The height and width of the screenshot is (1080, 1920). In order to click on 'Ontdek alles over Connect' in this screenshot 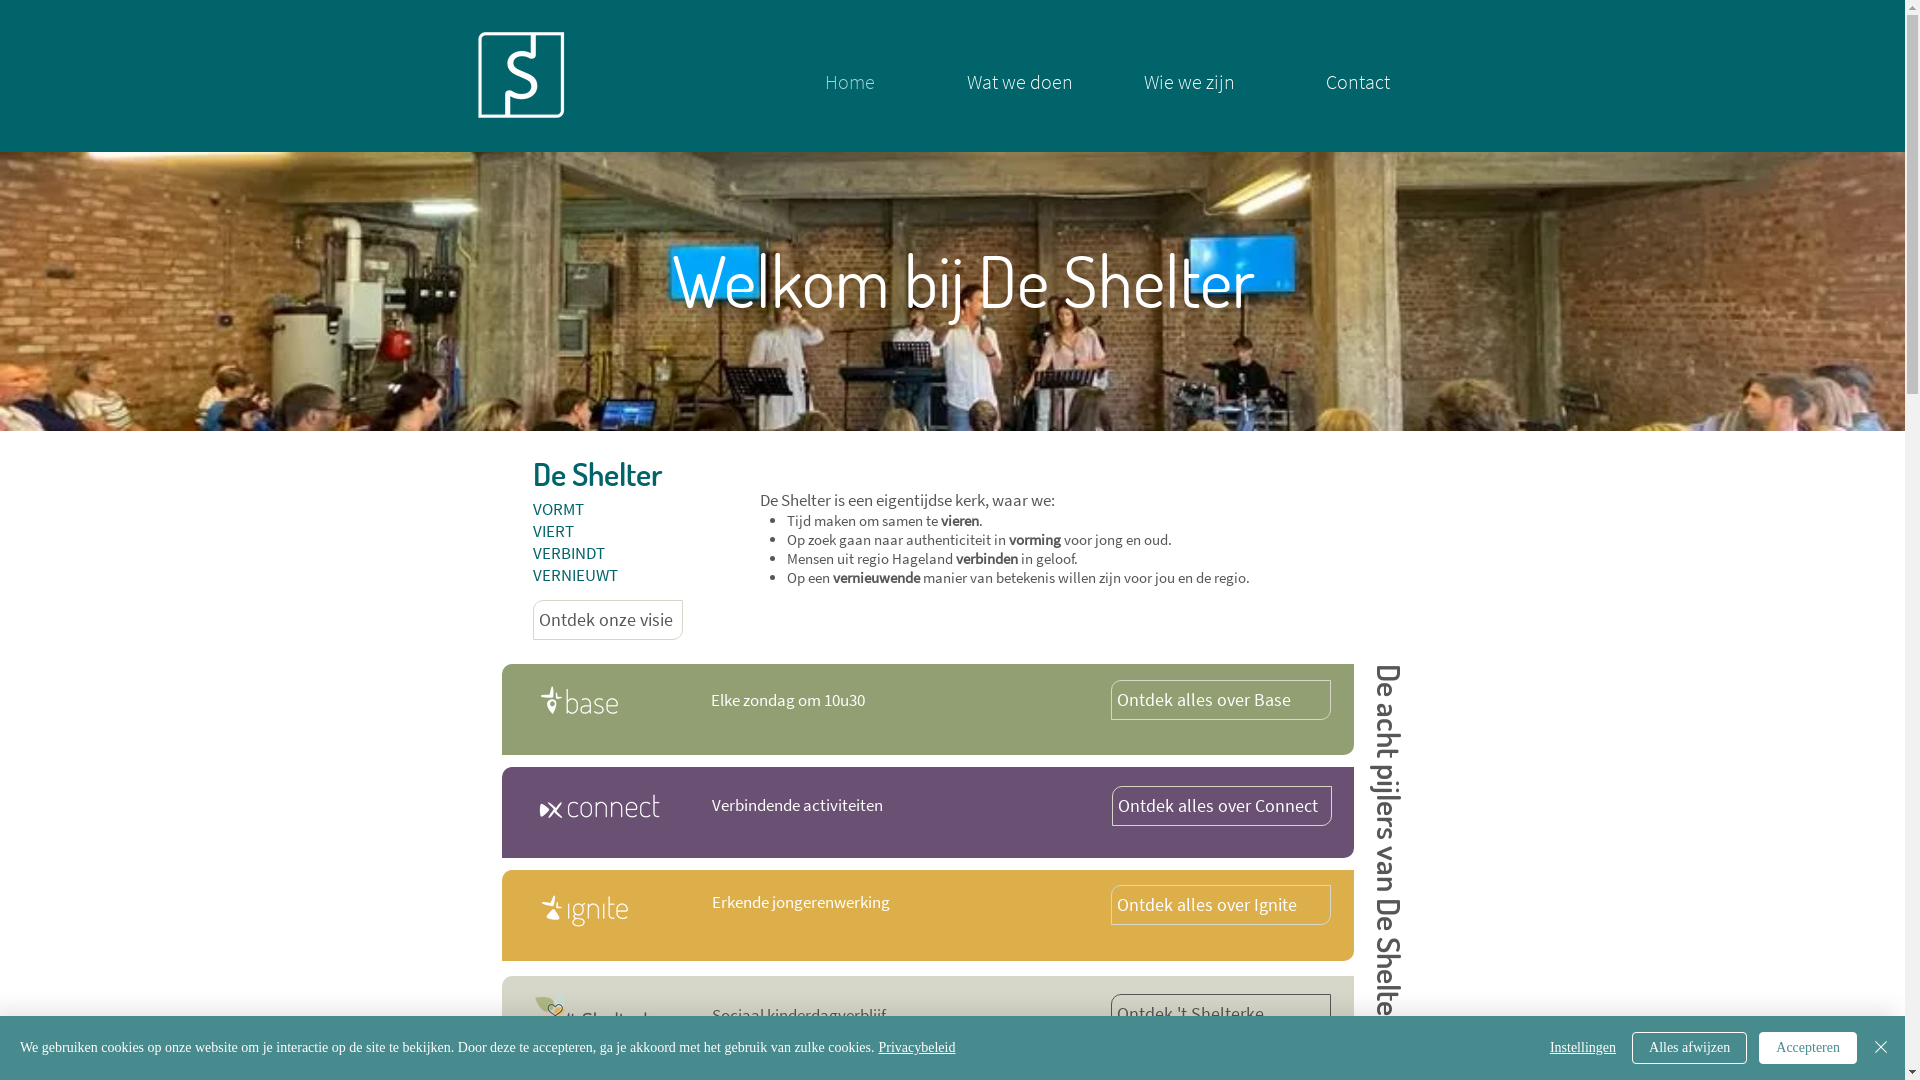, I will do `click(1221, 805)`.